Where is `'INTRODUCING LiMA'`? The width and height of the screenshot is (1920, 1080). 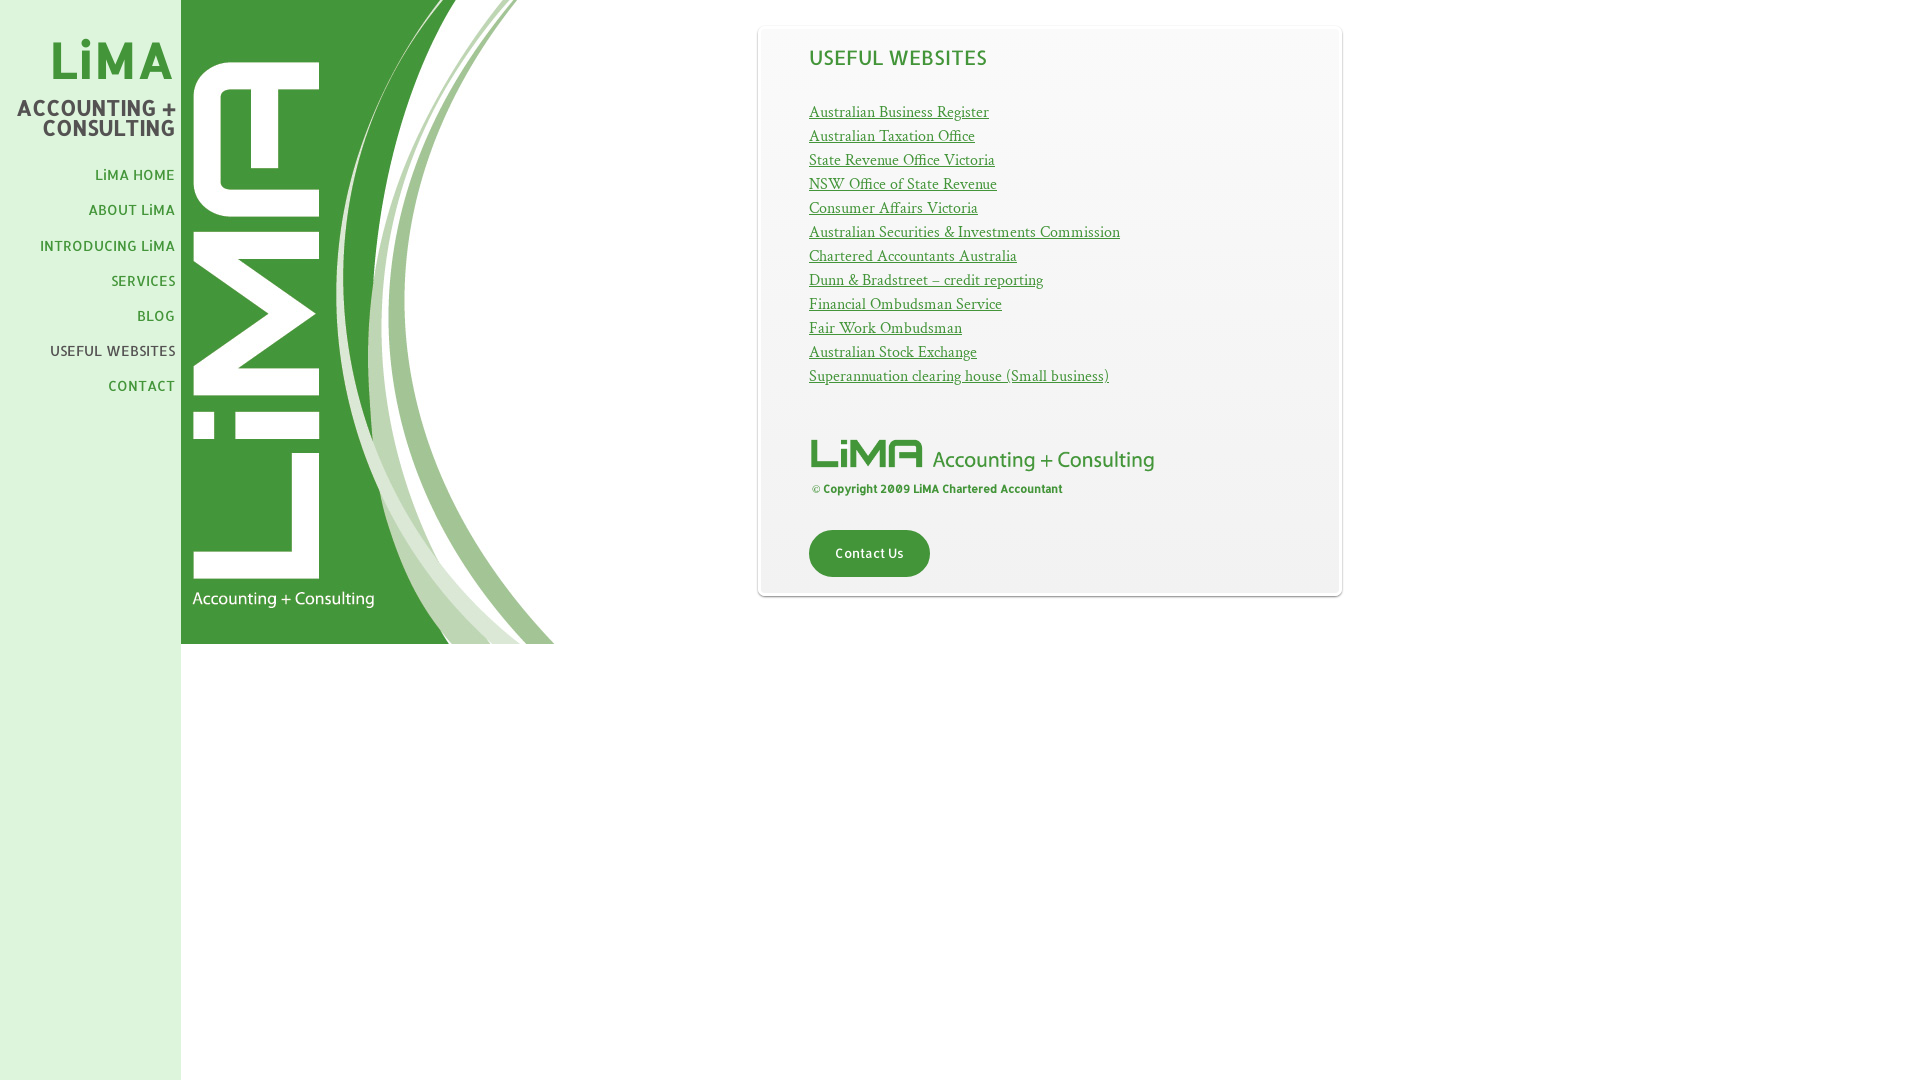 'INTRODUCING LiMA' is located at coordinates (106, 244).